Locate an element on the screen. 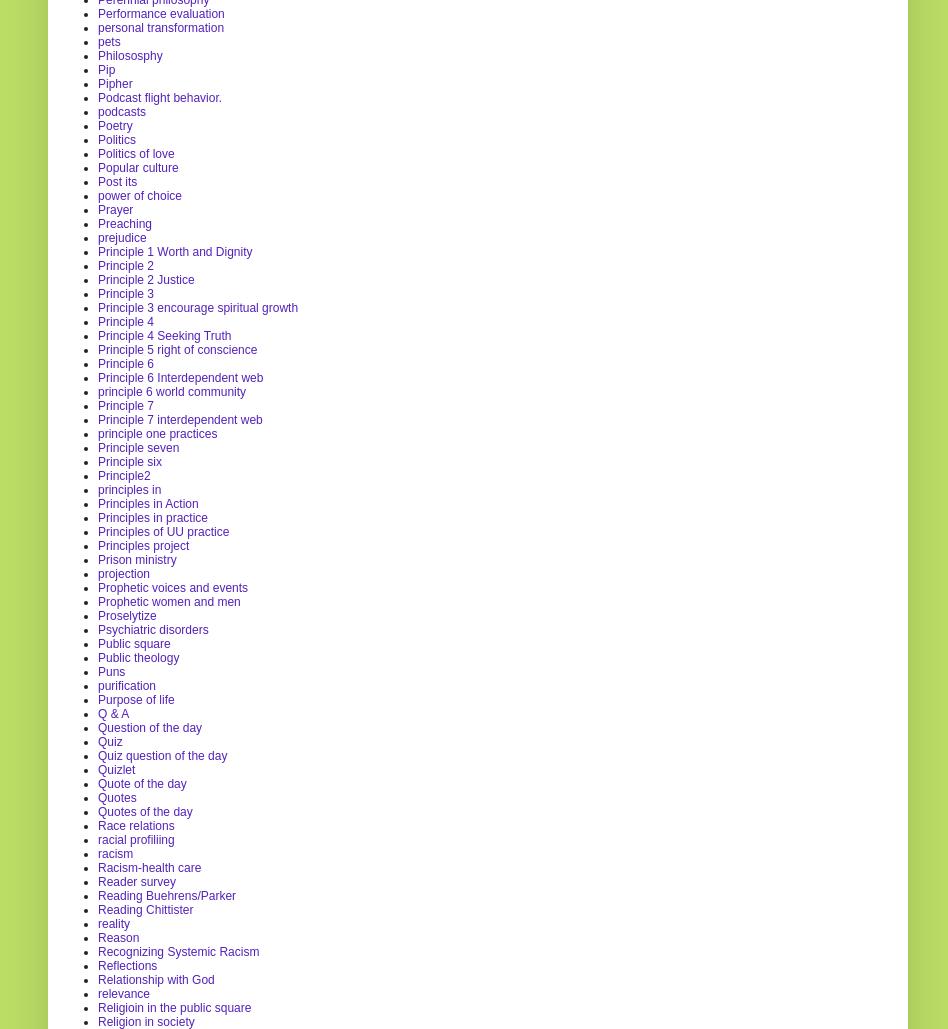  'racial profiliing' is located at coordinates (135, 838).